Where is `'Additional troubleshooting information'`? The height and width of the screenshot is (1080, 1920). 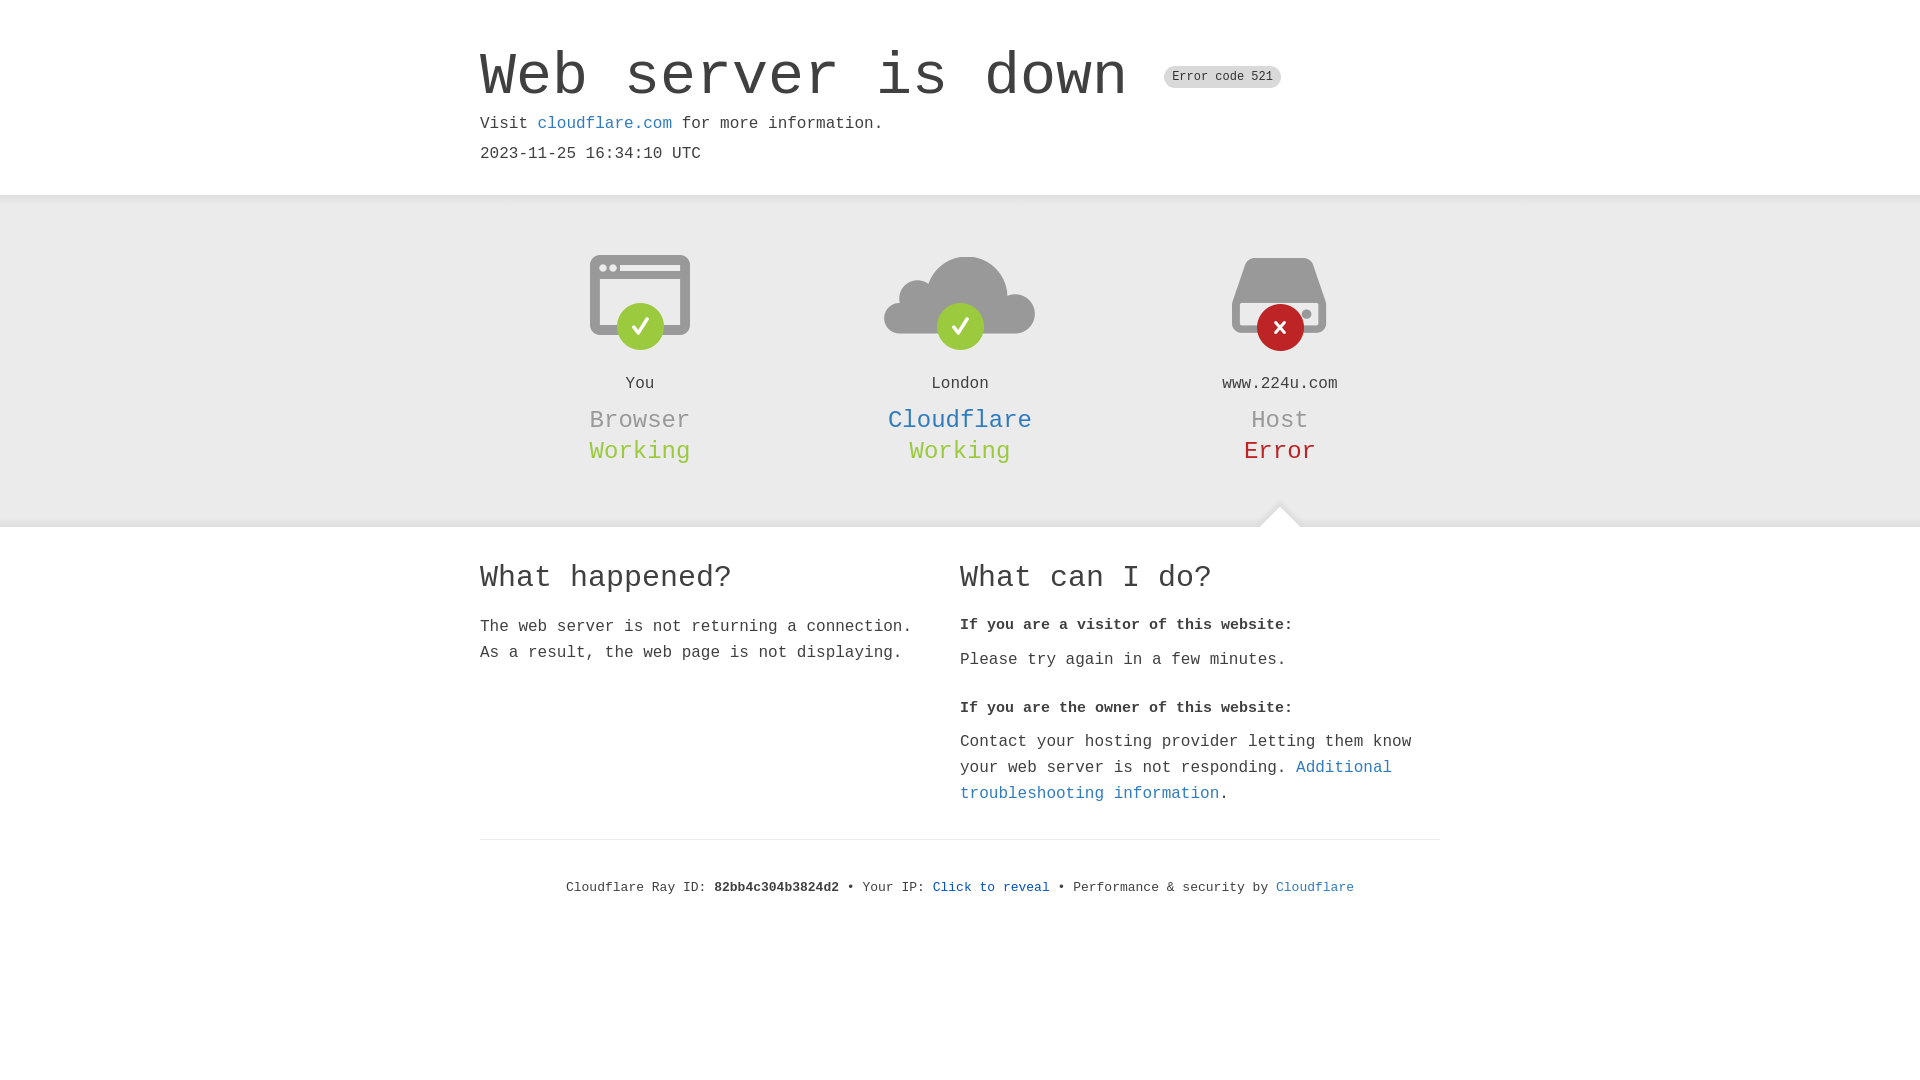
'Additional troubleshooting information' is located at coordinates (1176, 779).